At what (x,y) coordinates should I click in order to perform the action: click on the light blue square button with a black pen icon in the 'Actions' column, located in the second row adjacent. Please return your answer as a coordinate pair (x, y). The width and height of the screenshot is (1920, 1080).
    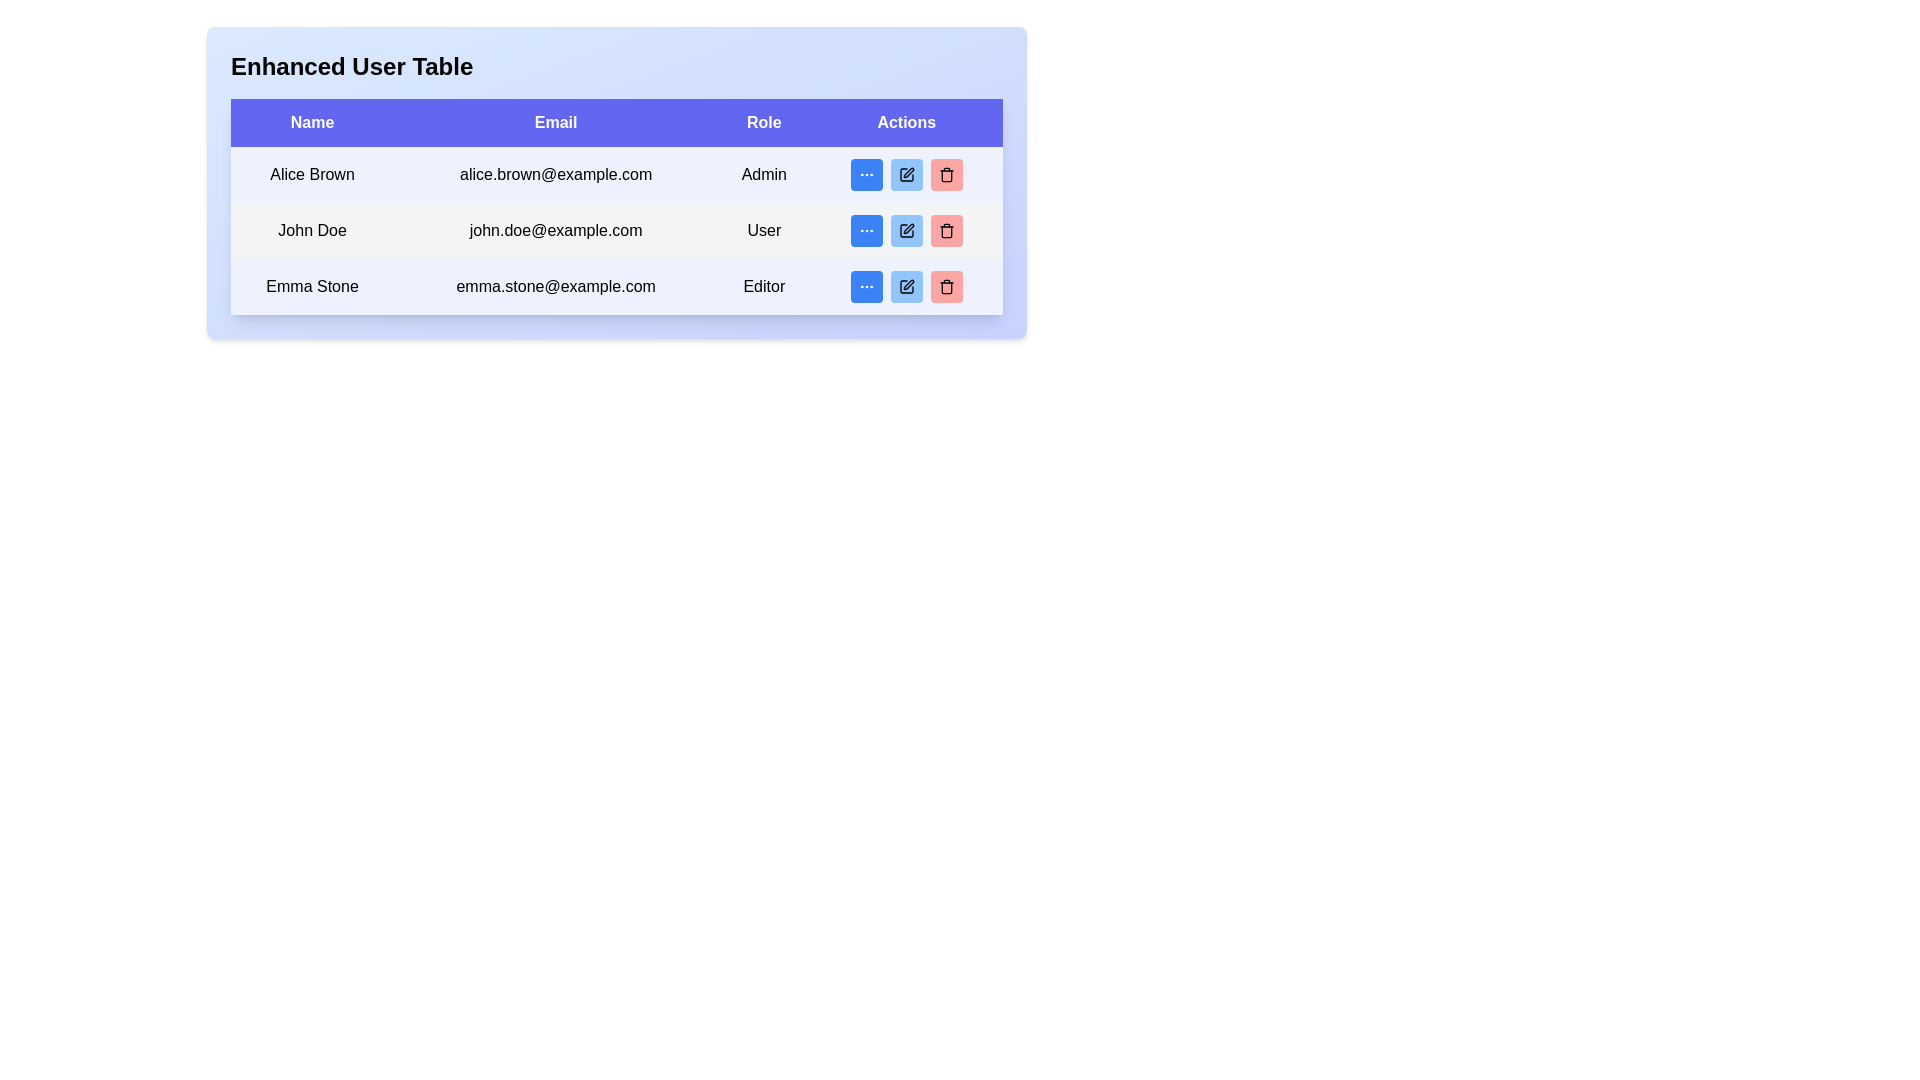
    Looking at the image, I should click on (905, 230).